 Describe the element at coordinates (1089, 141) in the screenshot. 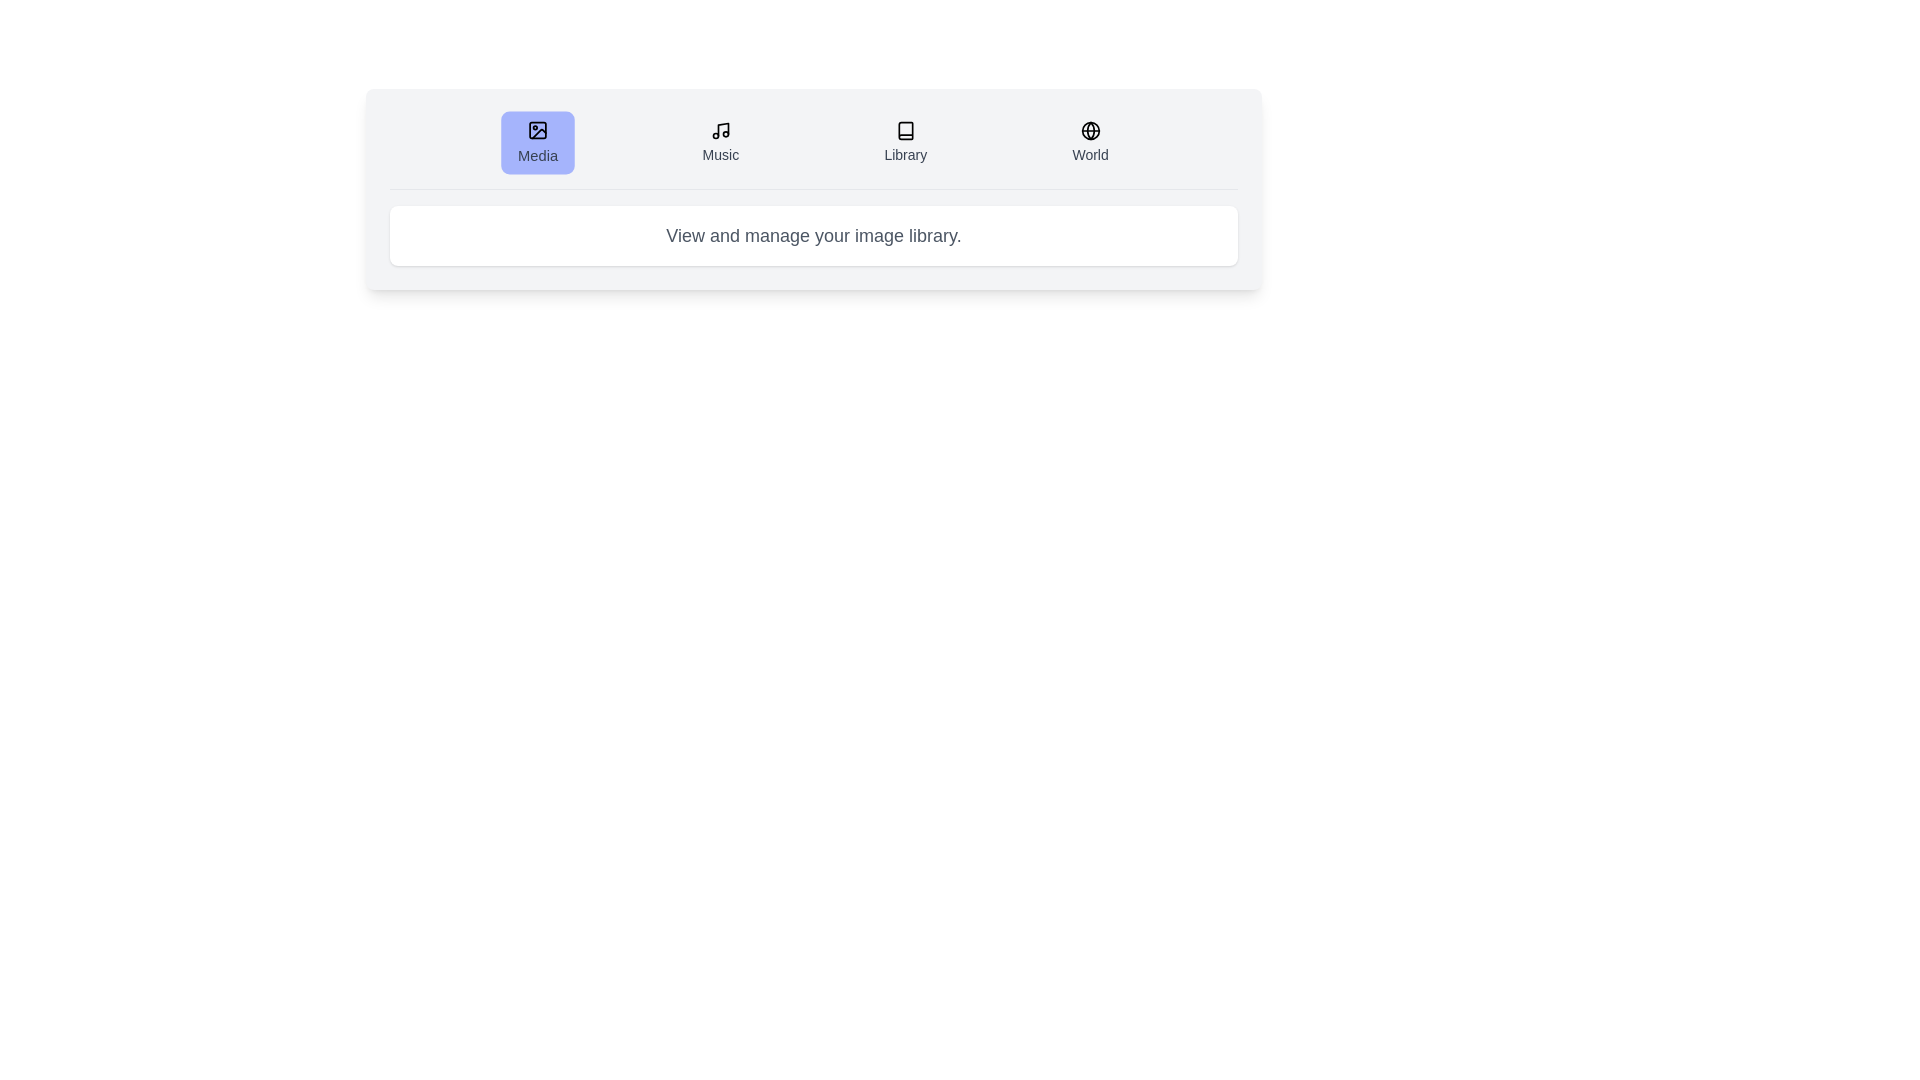

I see `the tab labeled World to activate it` at that location.